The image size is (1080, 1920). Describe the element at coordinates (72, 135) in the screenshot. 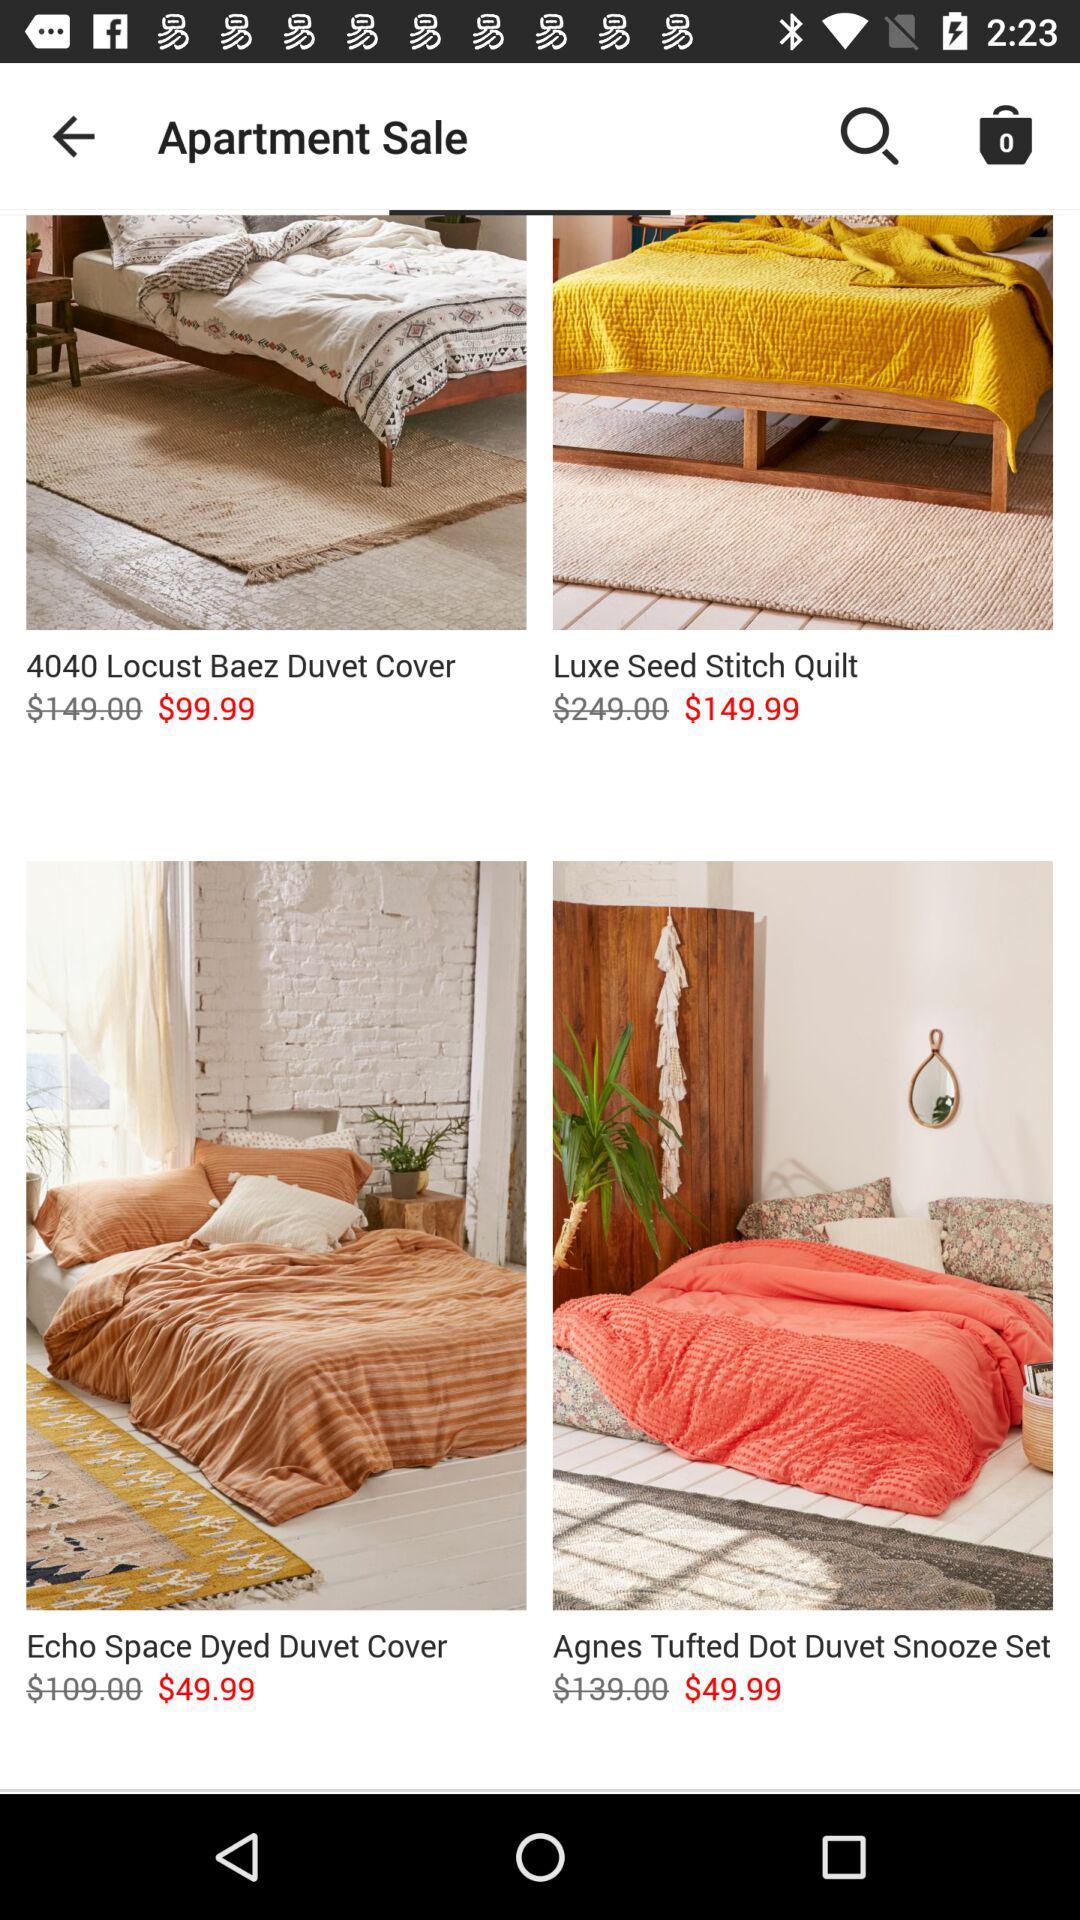

I see `icon next to apartment sale icon` at that location.